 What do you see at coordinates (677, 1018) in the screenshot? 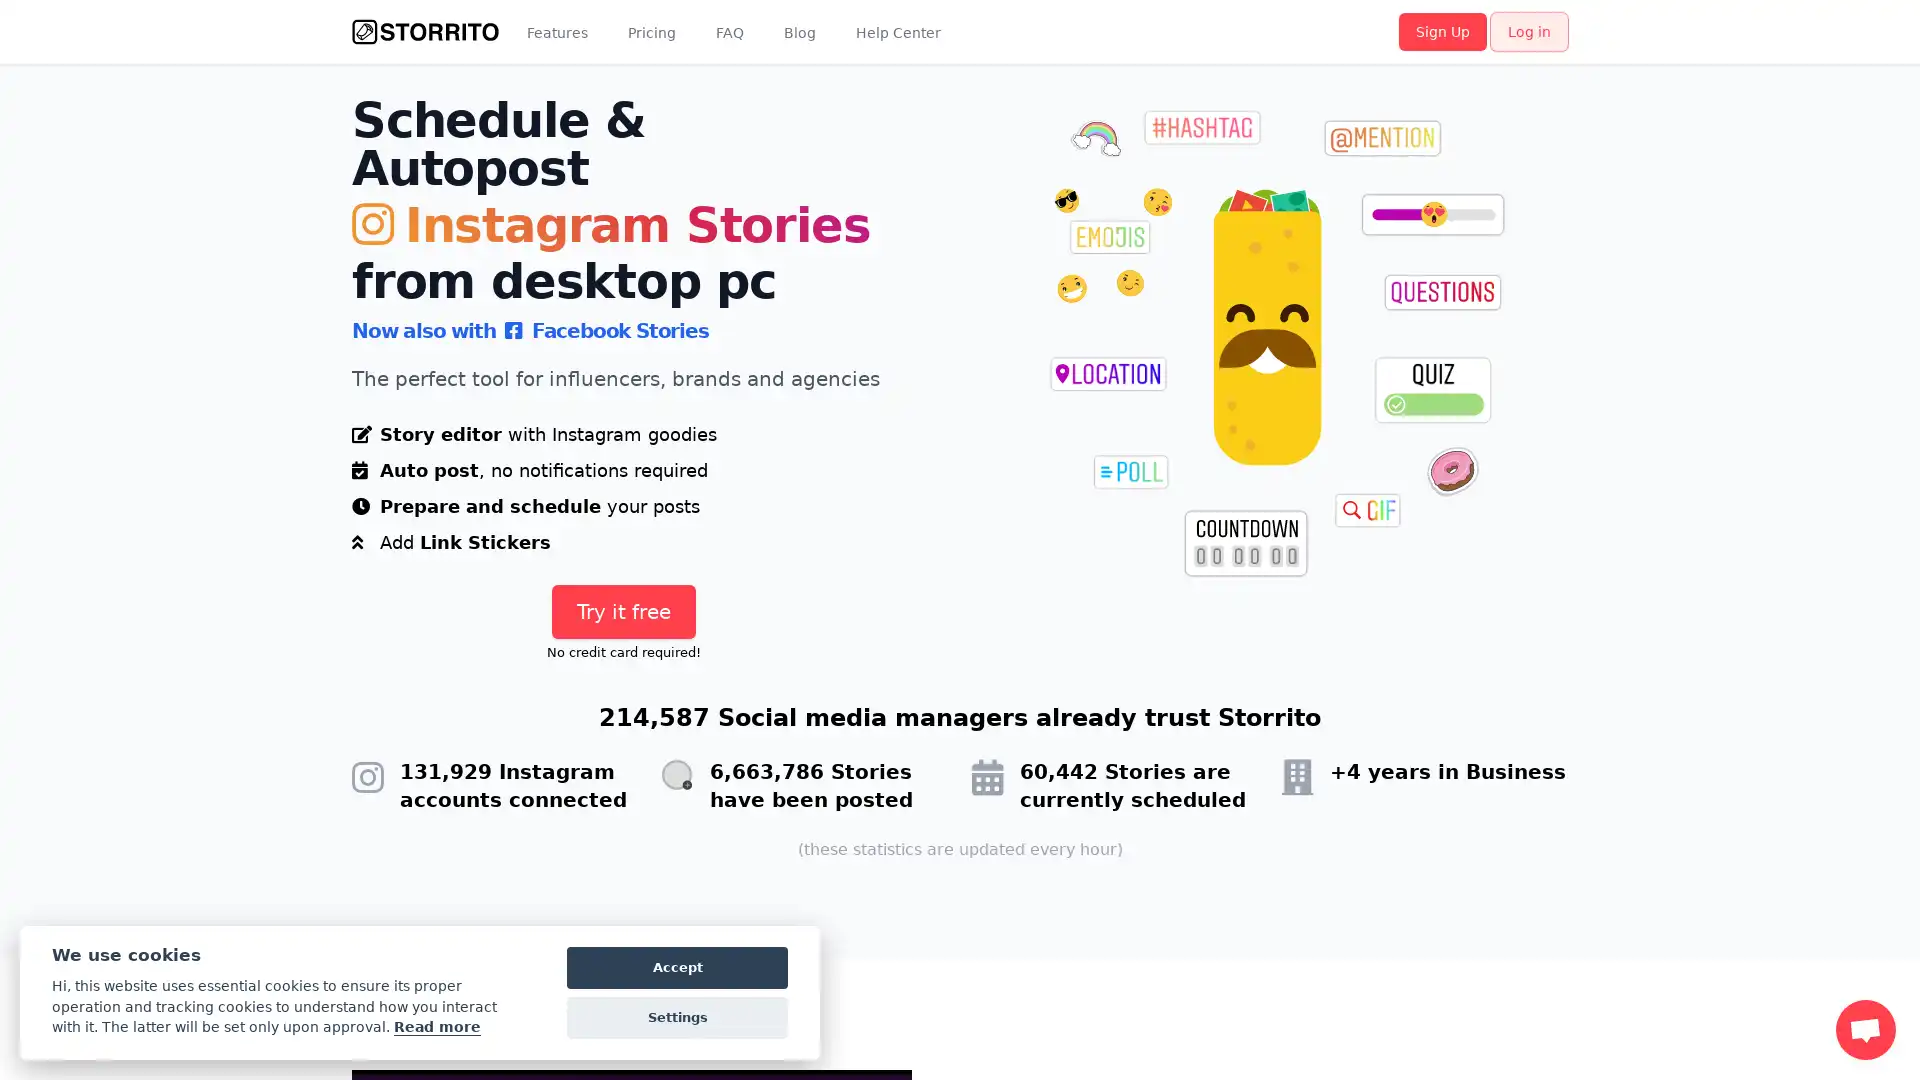
I see `Settings` at bounding box center [677, 1018].